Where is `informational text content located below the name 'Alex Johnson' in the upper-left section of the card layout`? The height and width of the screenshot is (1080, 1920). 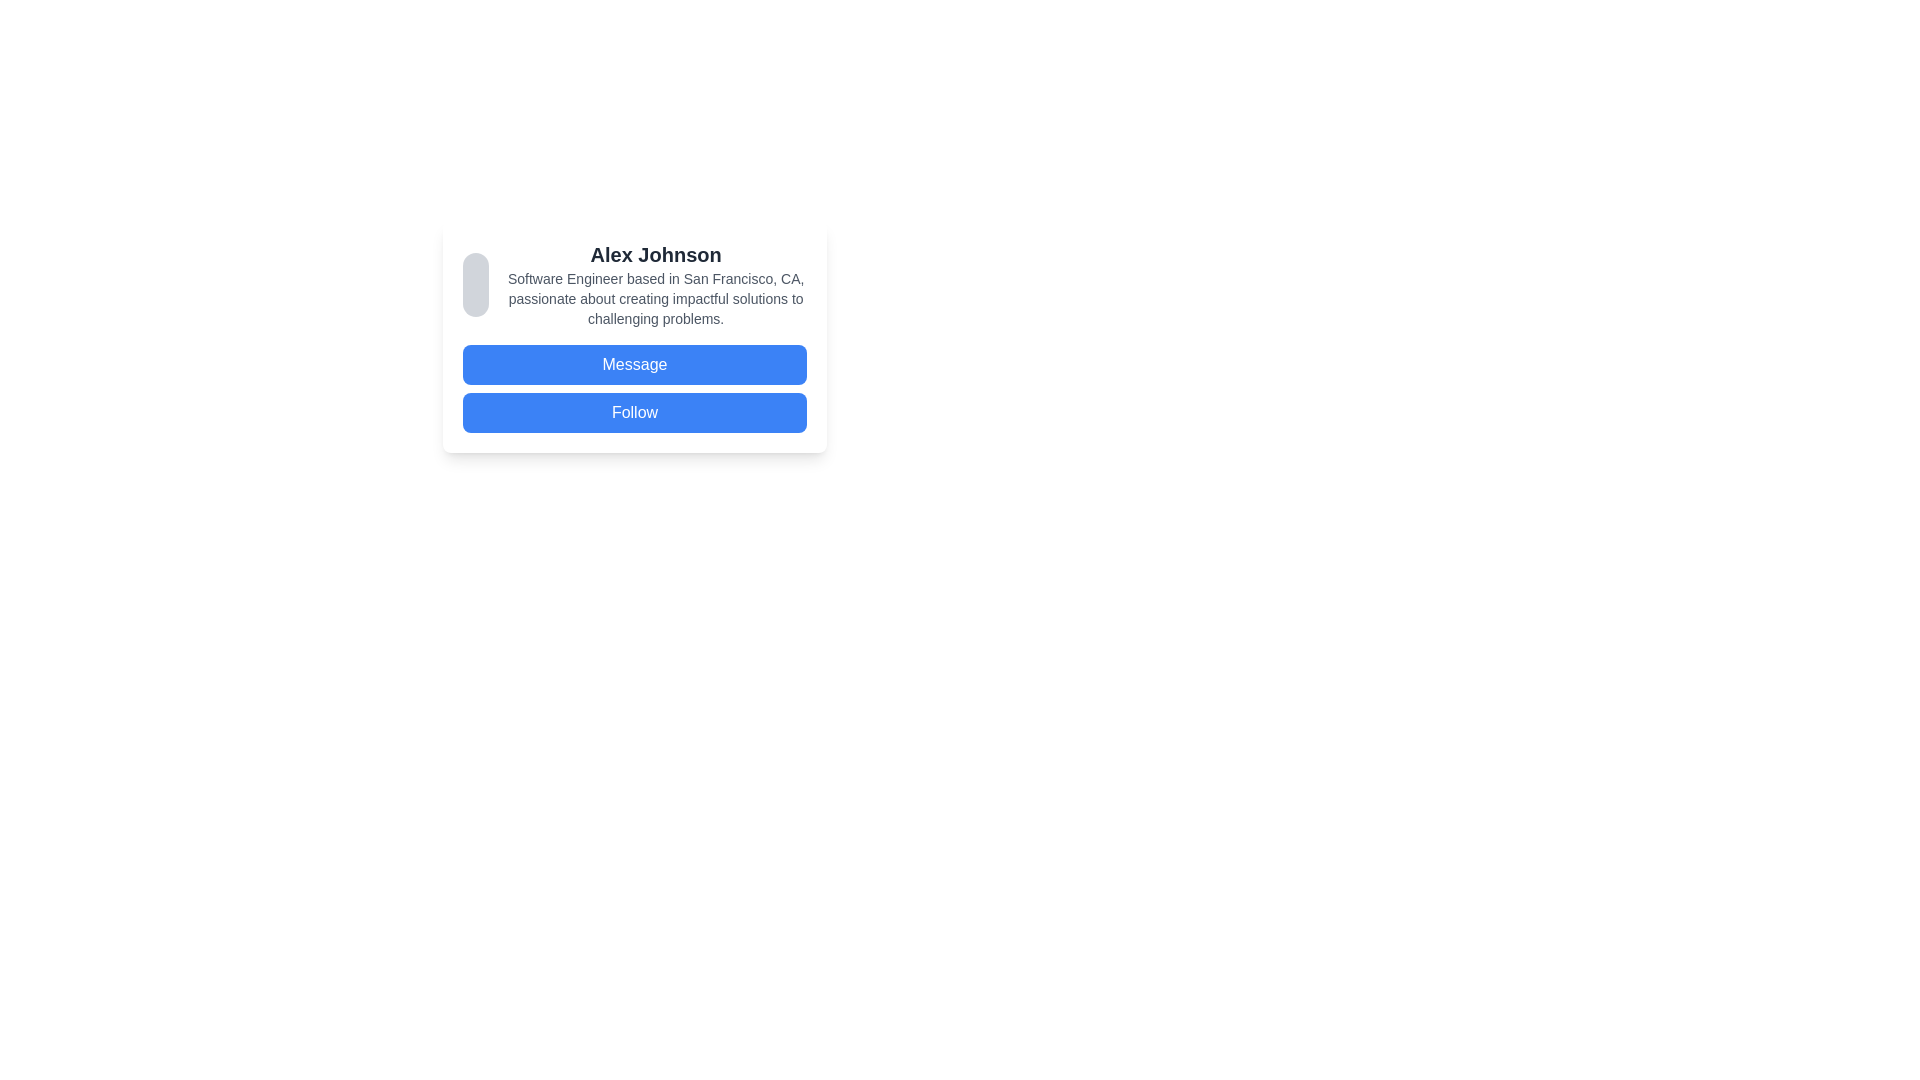
informational text content located below the name 'Alex Johnson' in the upper-left section of the card layout is located at coordinates (656, 299).